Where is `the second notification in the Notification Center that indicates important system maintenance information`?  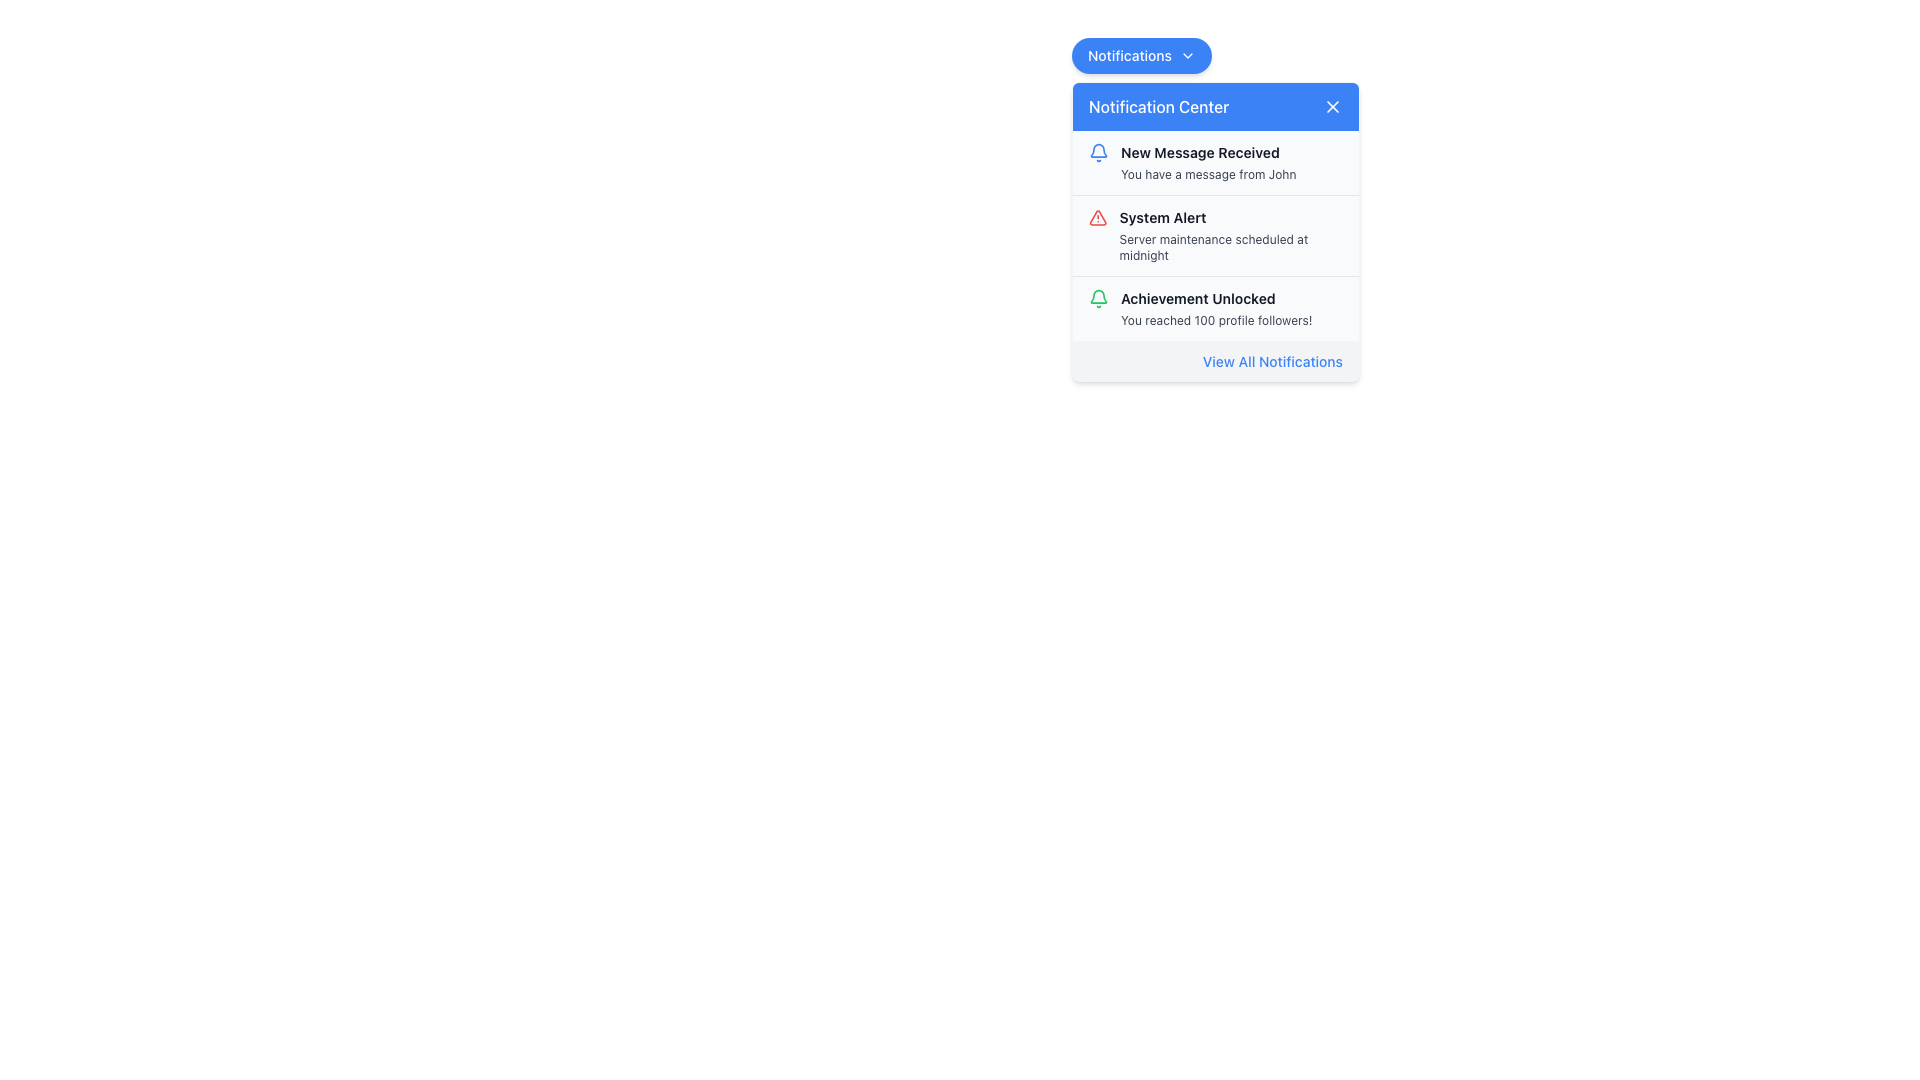 the second notification in the Notification Center that indicates important system maintenance information is located at coordinates (1230, 234).